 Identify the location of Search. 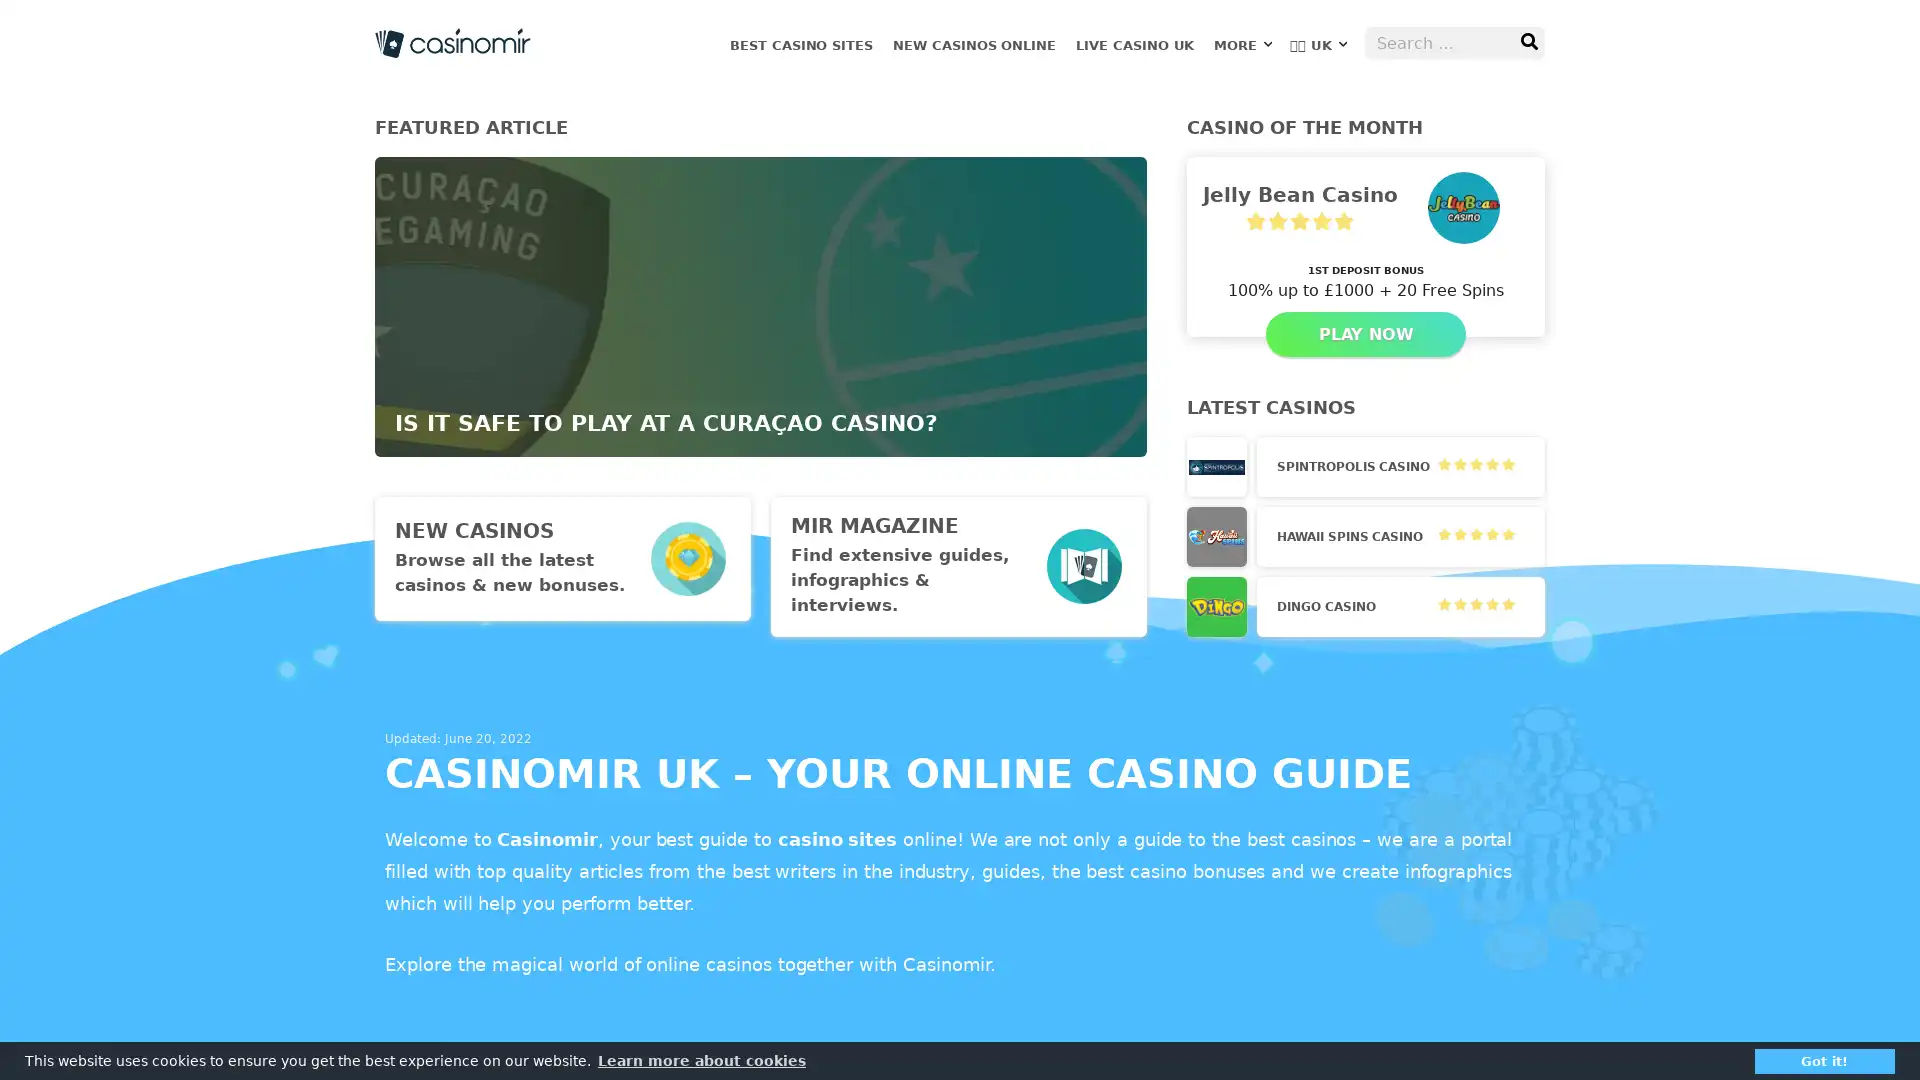
(1528, 42).